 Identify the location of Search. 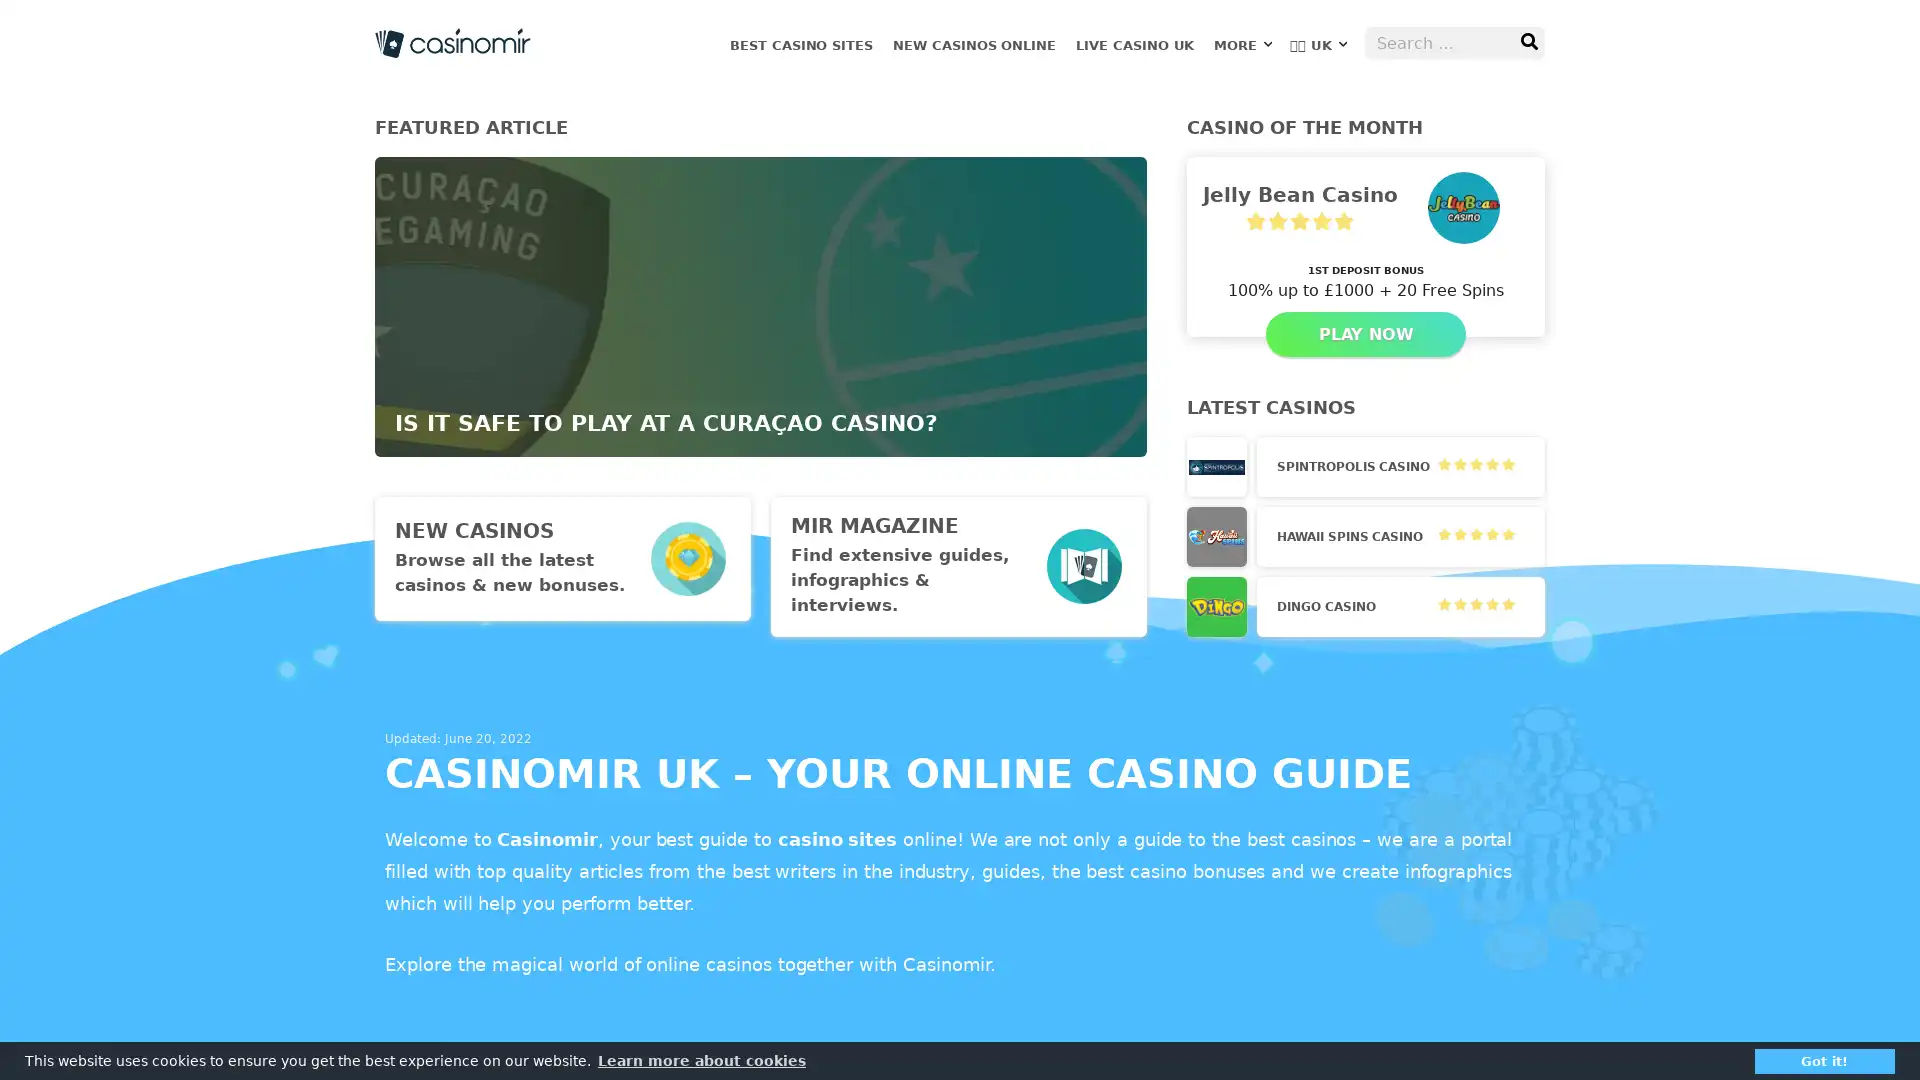
(1528, 42).